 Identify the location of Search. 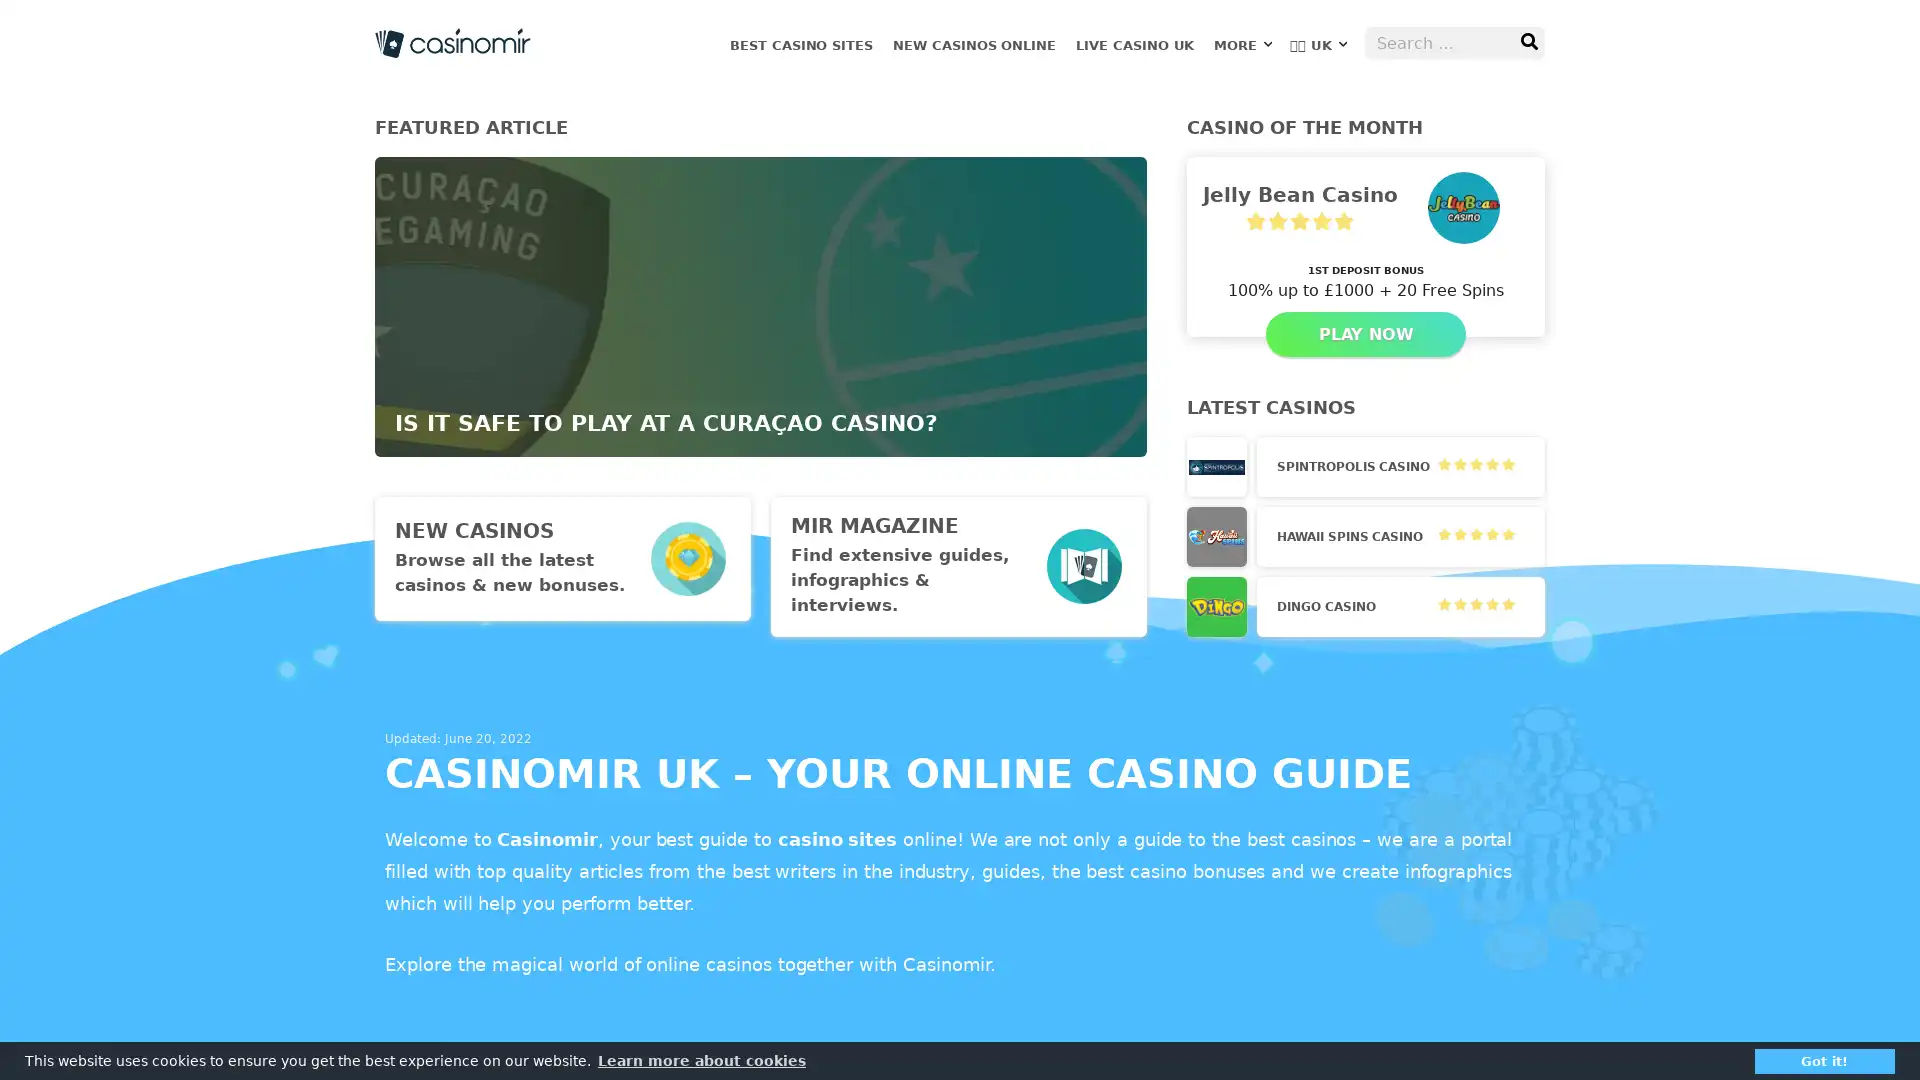
(1528, 42).